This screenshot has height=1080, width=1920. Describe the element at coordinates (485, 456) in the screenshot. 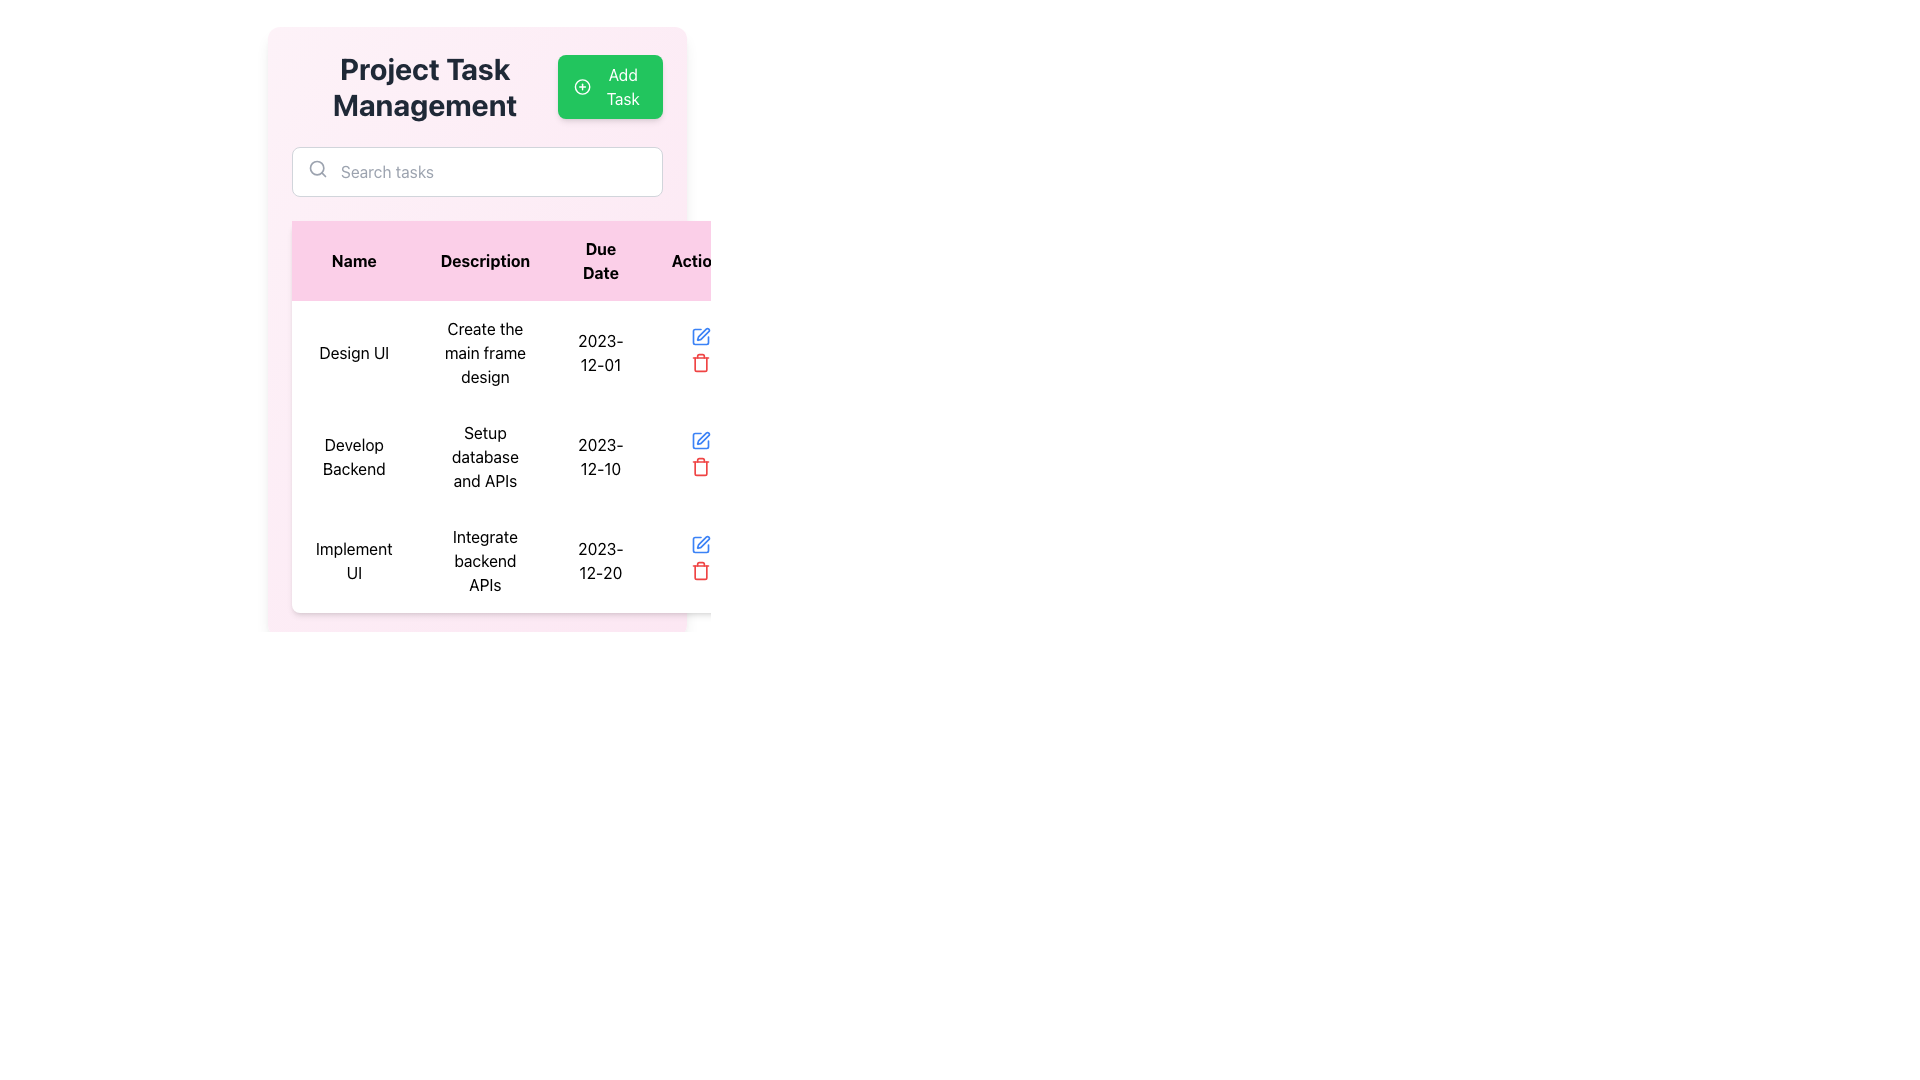

I see `the Text Label containing the text 'Setup database and APIs', which is styled with center alignment and located within the pinkish table under the 'Description' column` at that location.